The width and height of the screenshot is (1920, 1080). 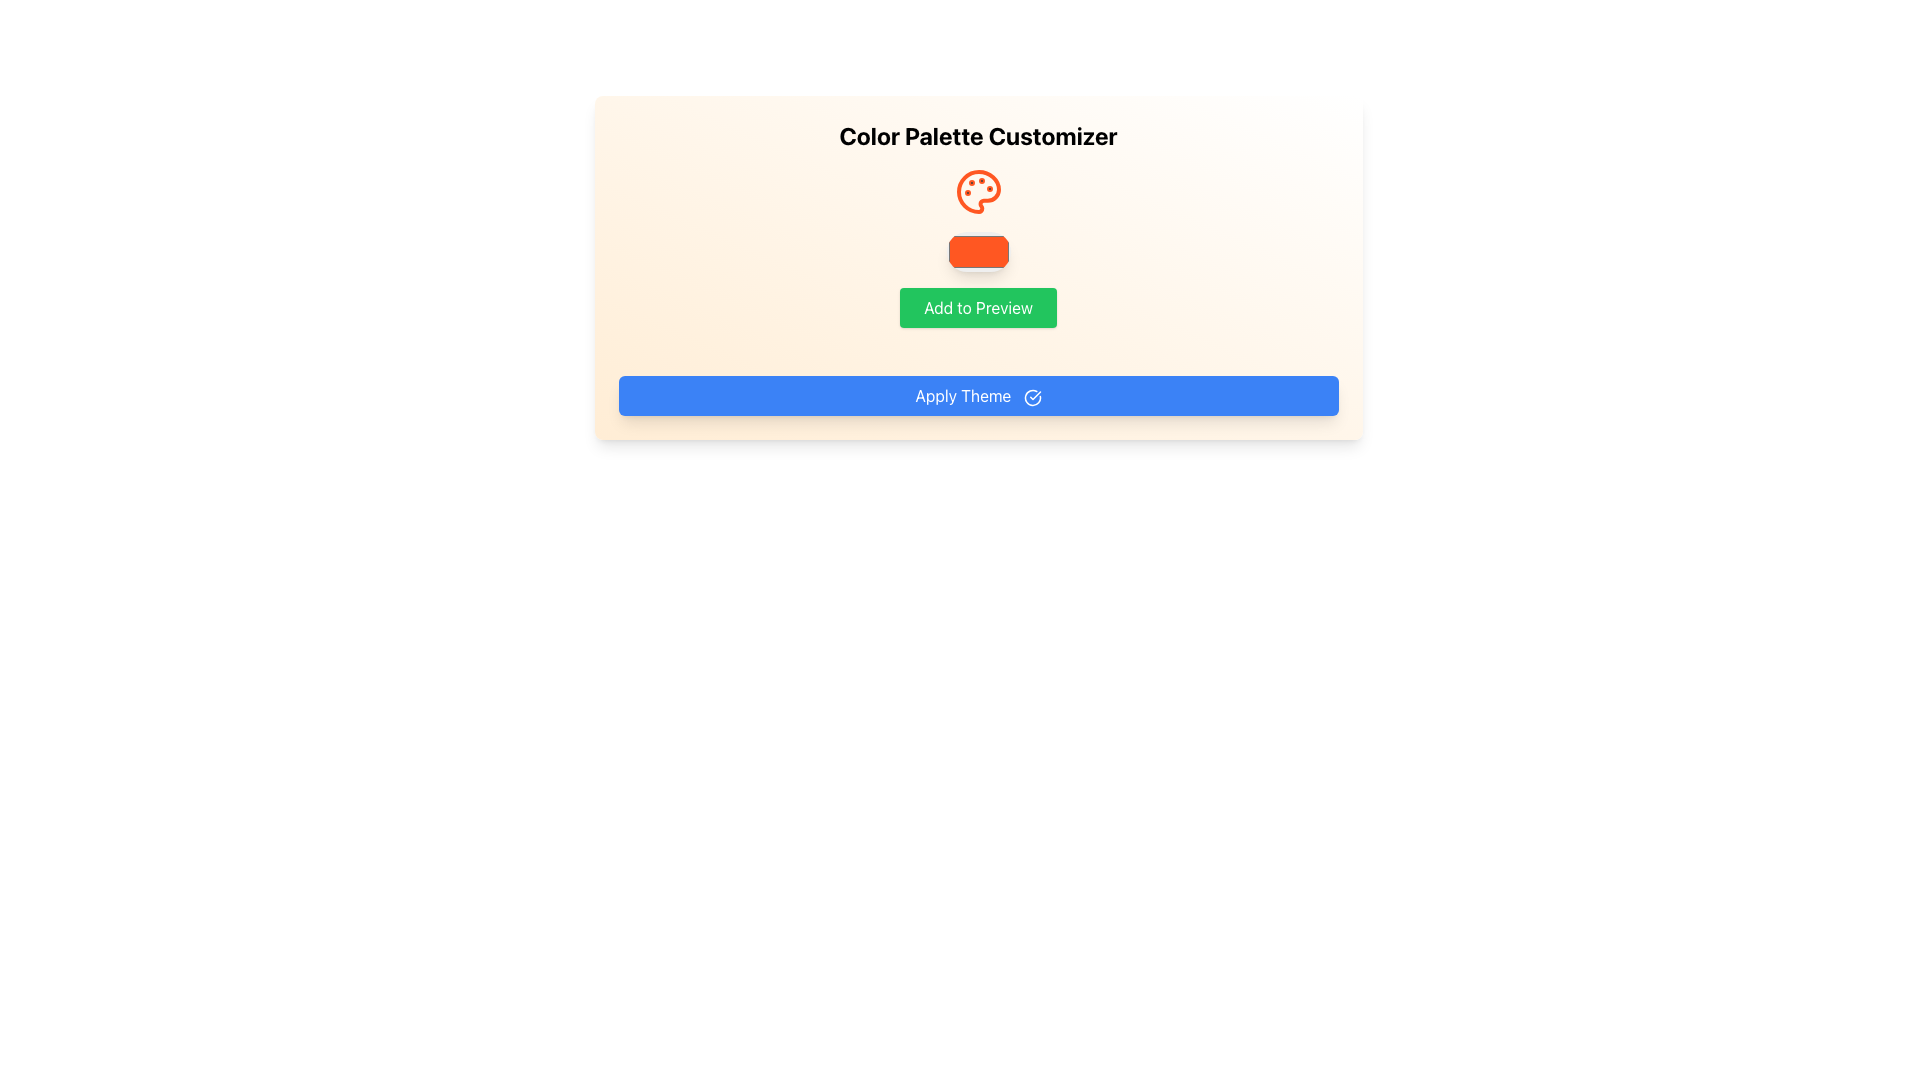 What do you see at coordinates (978, 308) in the screenshot?
I see `the 'Add to Preview' button` at bounding box center [978, 308].